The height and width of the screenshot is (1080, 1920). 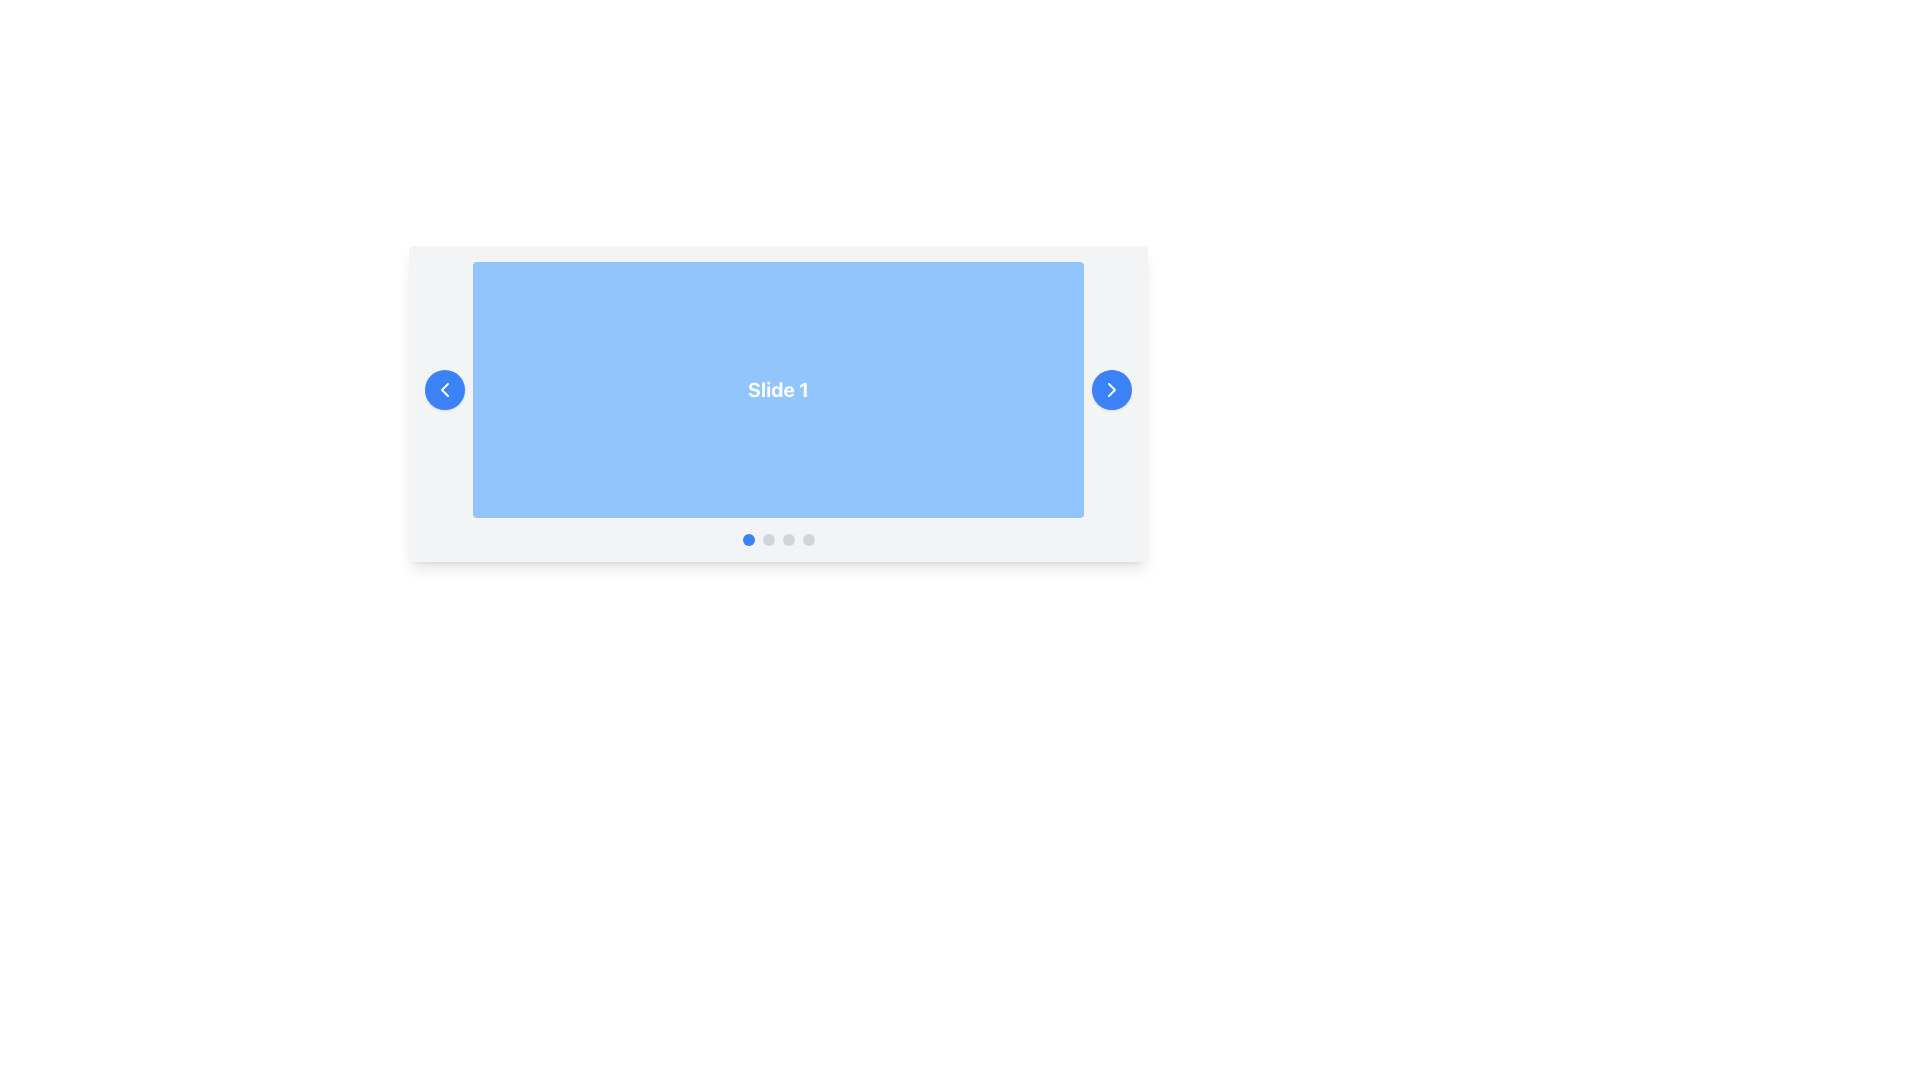 I want to click on the second circular indicator with a light gray fill located below the blue area labeled 'Slide 1', so click(x=767, y=540).